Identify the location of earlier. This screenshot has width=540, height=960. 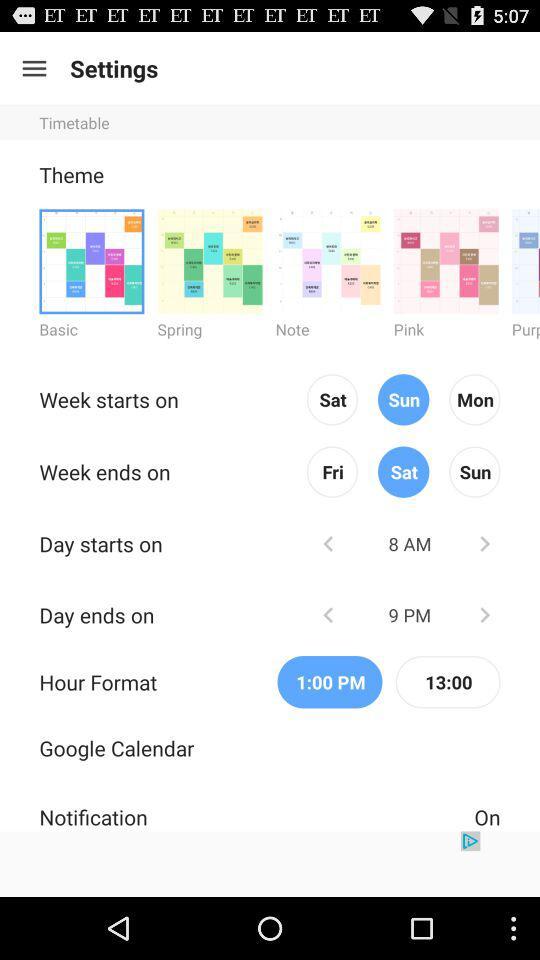
(328, 543).